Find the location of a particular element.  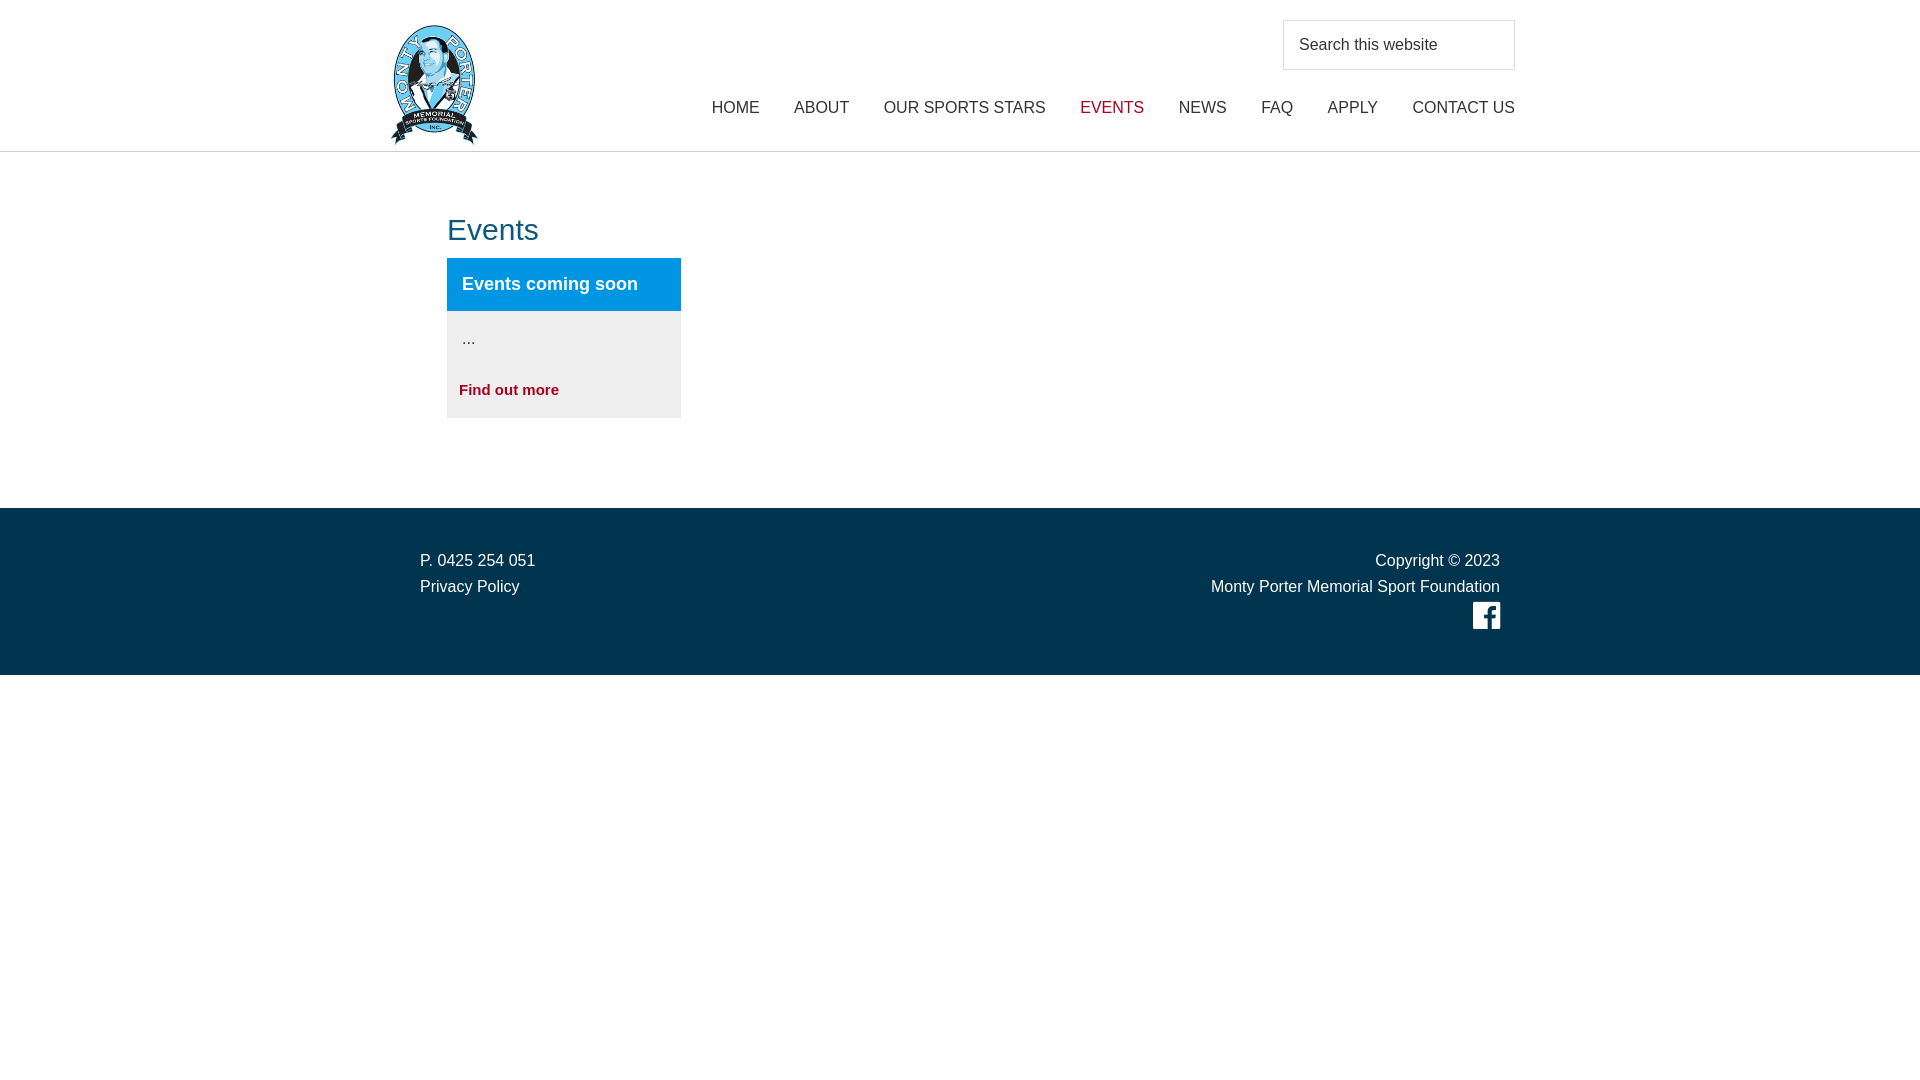

'HOME' is located at coordinates (734, 108).